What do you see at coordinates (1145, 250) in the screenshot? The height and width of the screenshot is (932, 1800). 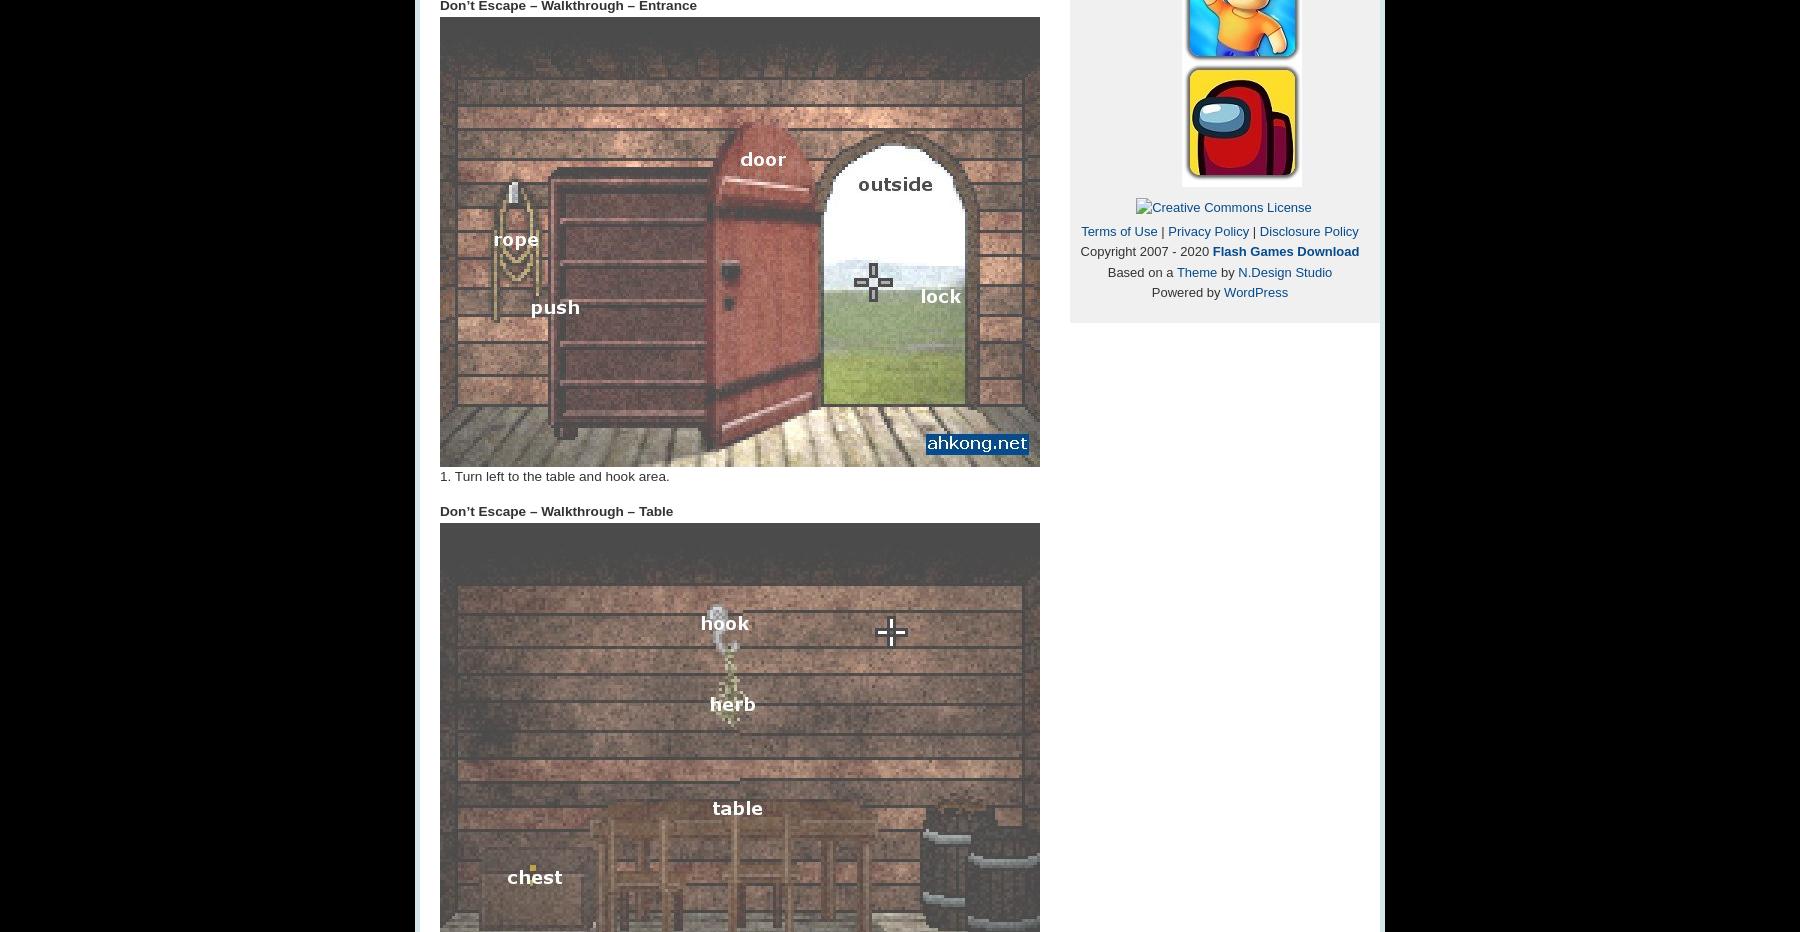 I see `'Copyright 2007 - 2020'` at bounding box center [1145, 250].